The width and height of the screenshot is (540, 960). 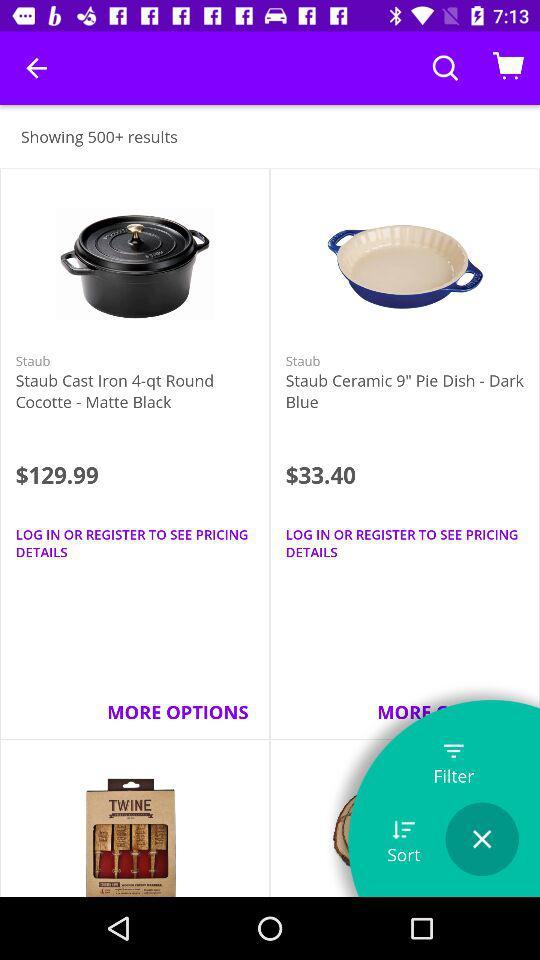 I want to click on the close icon, so click(x=481, y=839).